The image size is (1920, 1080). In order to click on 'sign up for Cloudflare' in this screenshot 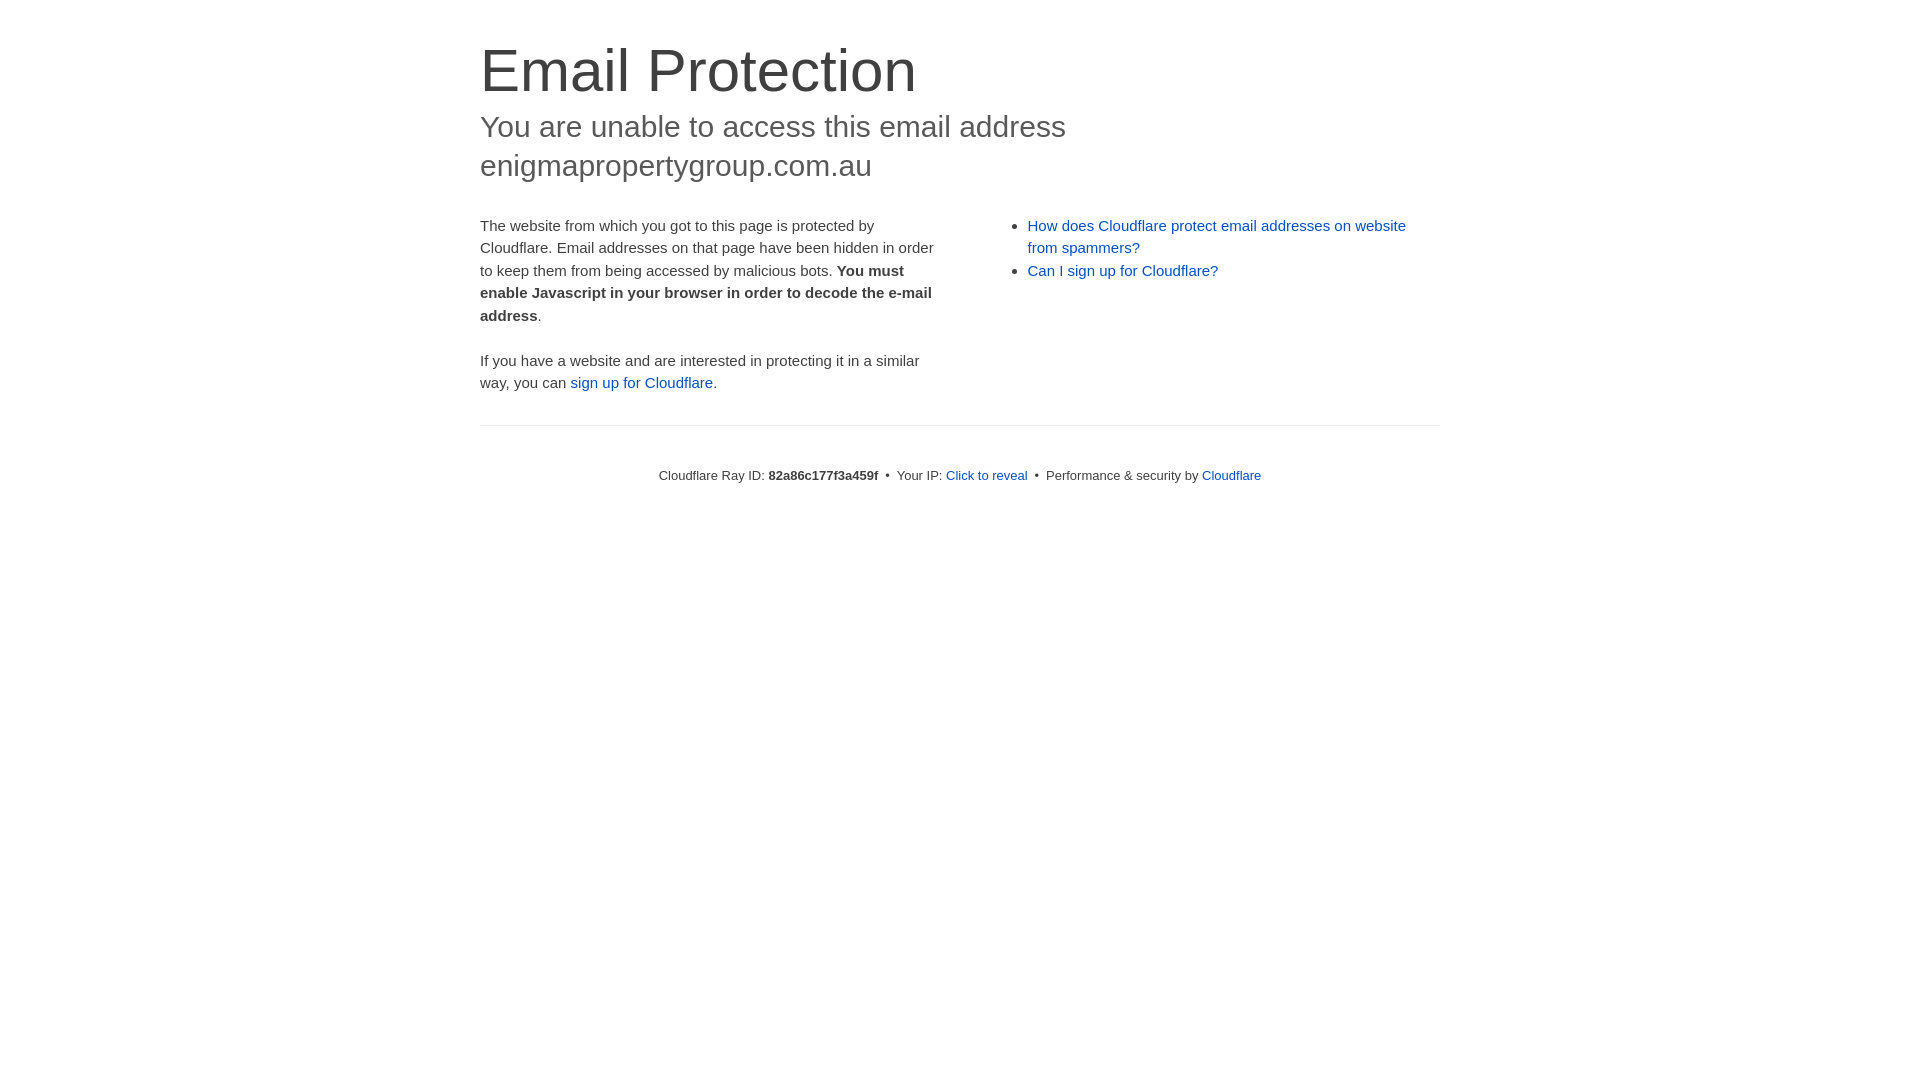, I will do `click(570, 382)`.